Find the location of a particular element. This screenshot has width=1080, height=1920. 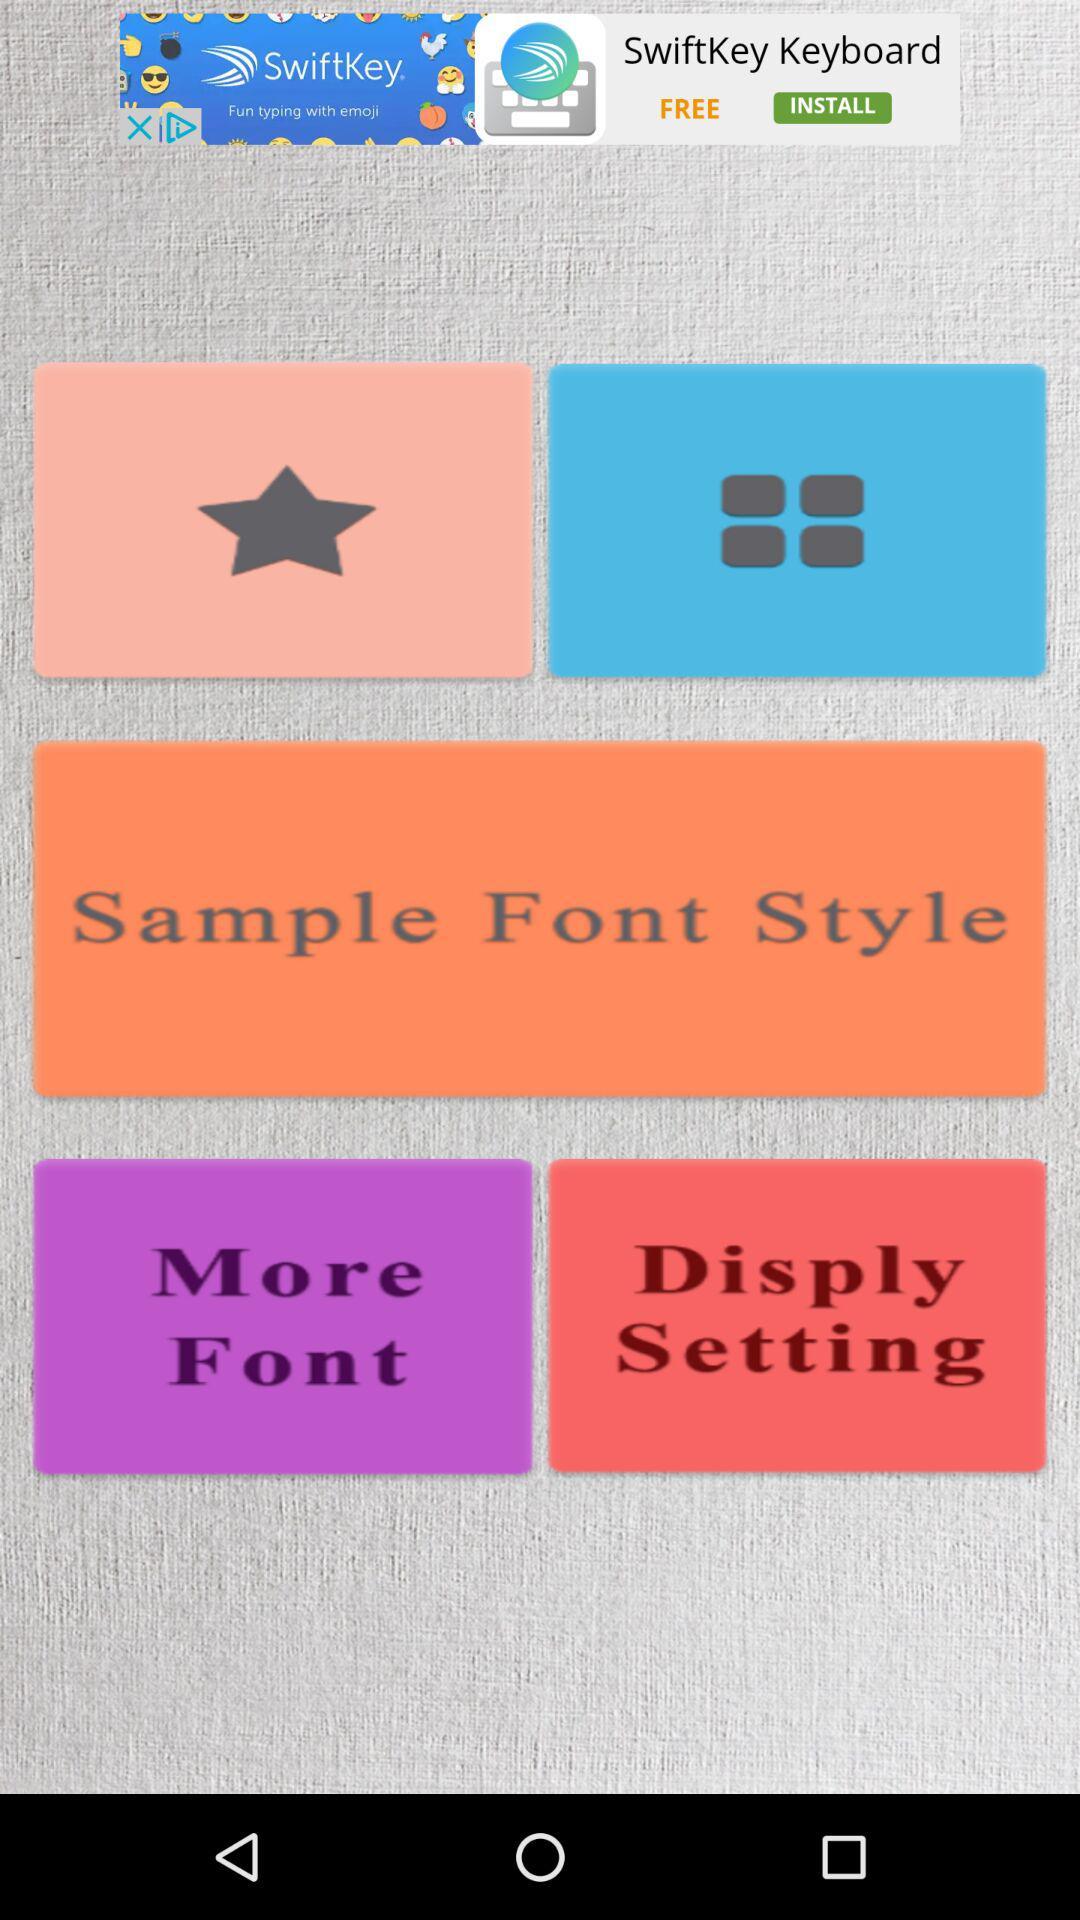

make the text highlighted is located at coordinates (283, 524).